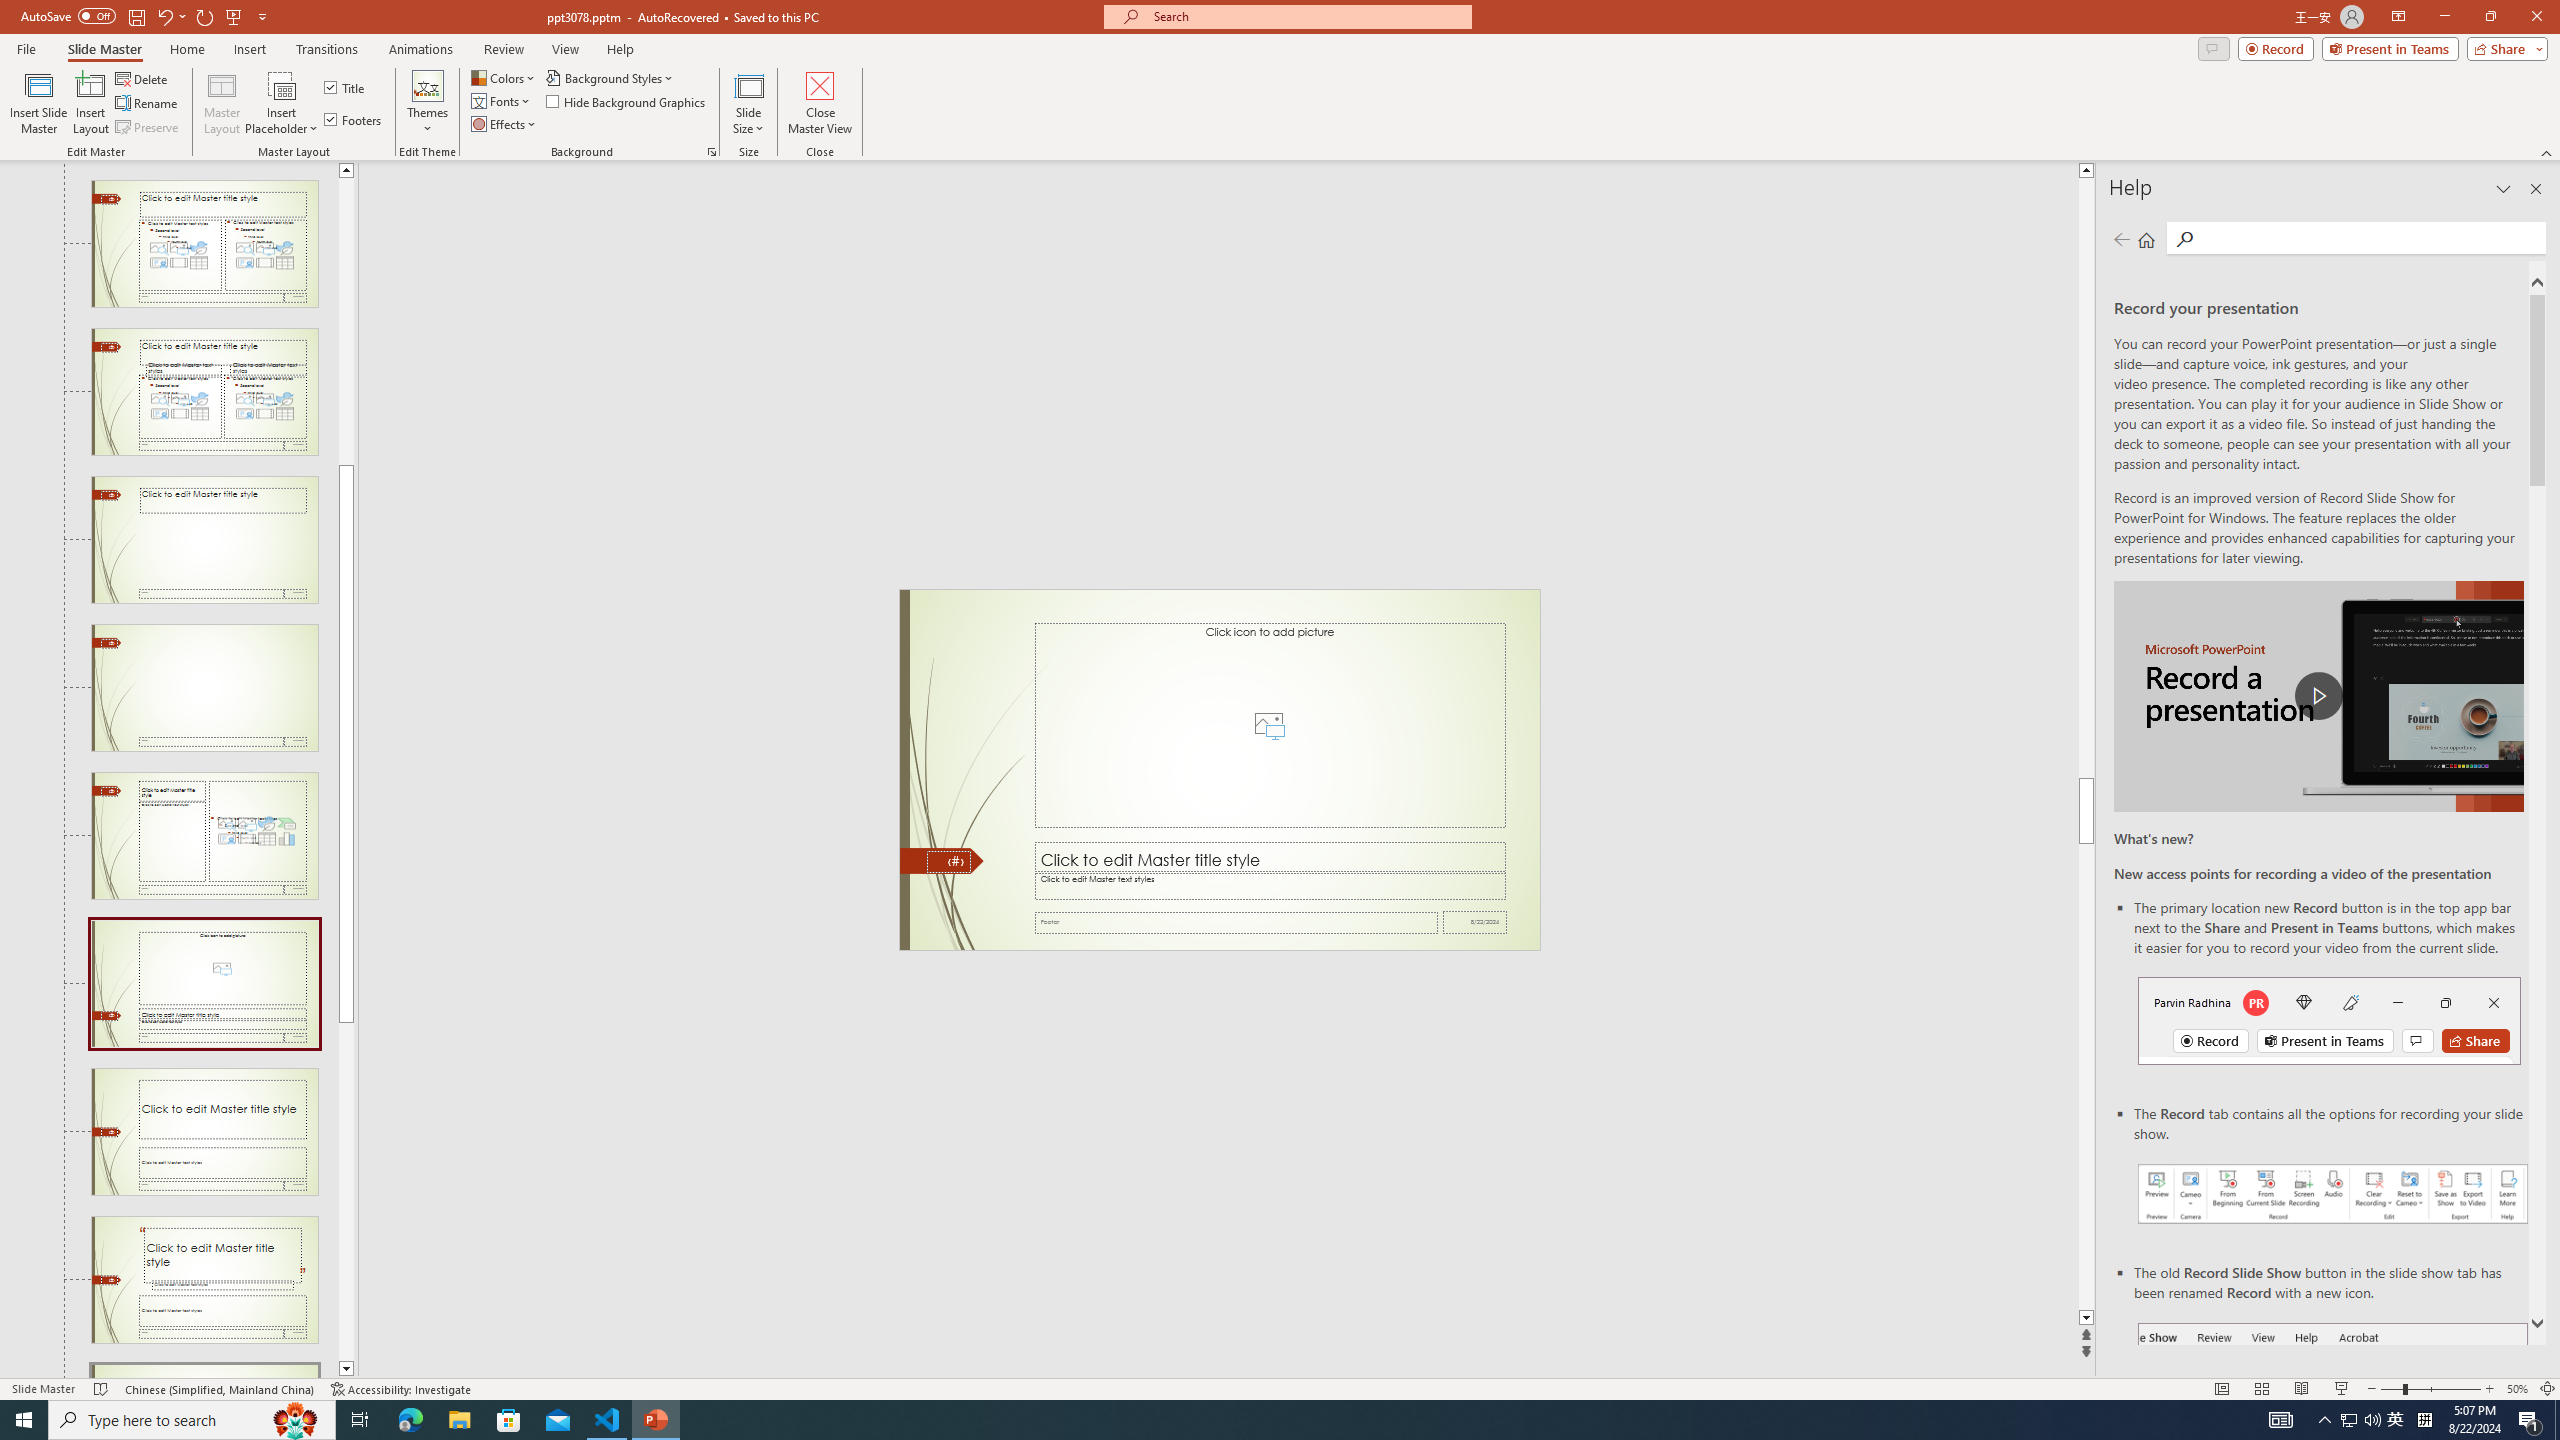 The height and width of the screenshot is (1440, 2560). Describe the element at coordinates (1268, 884) in the screenshot. I see `'TextBox'` at that location.